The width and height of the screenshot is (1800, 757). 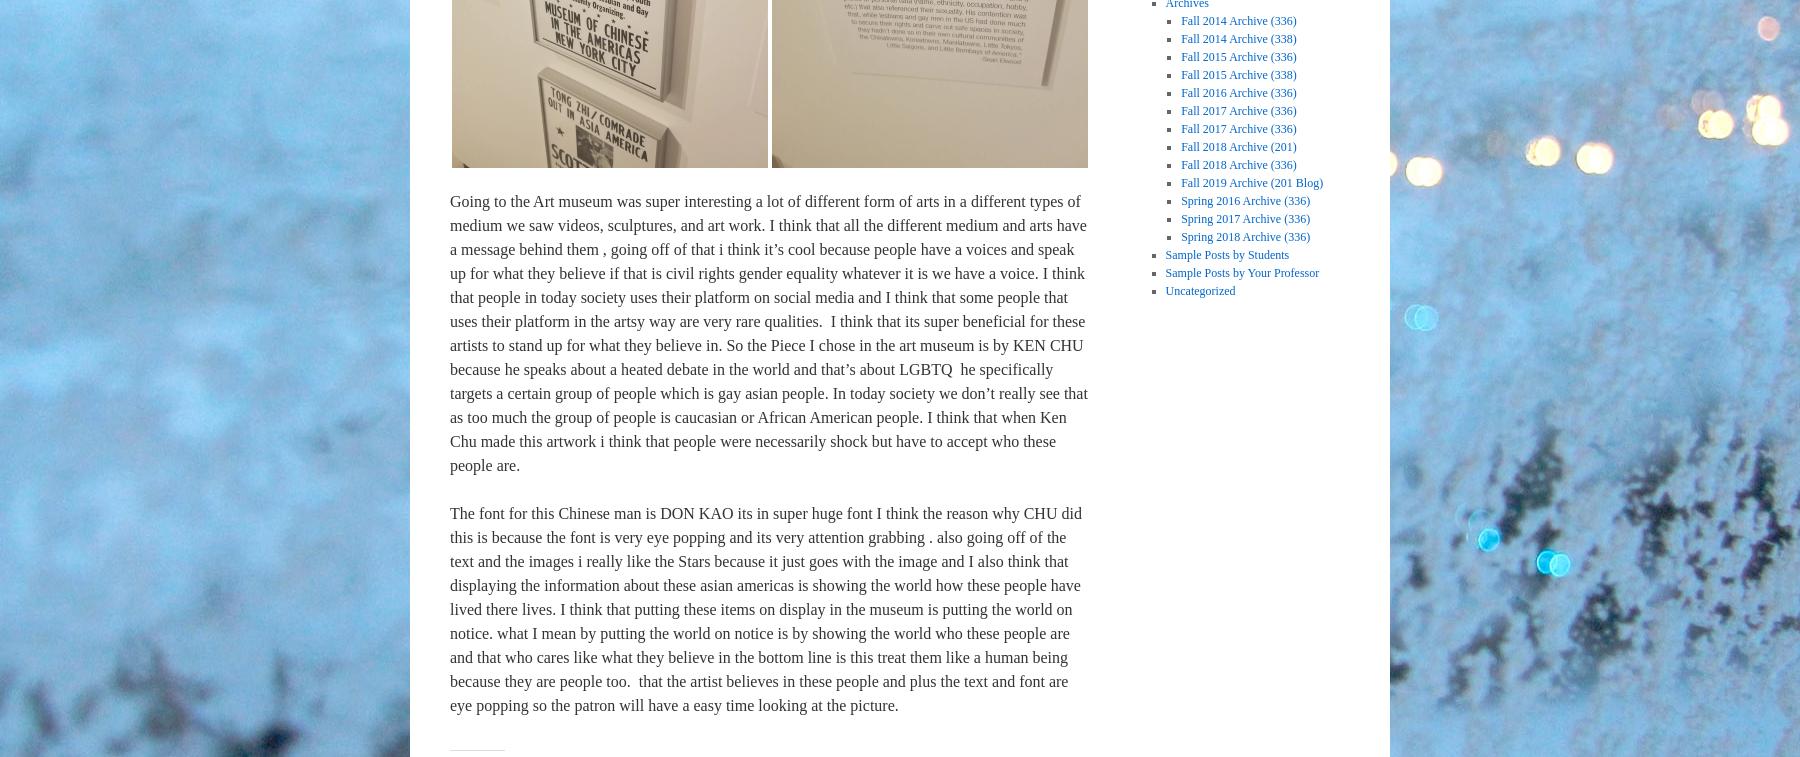 What do you see at coordinates (1245, 236) in the screenshot?
I see `'Spring 2018 Archive (336)'` at bounding box center [1245, 236].